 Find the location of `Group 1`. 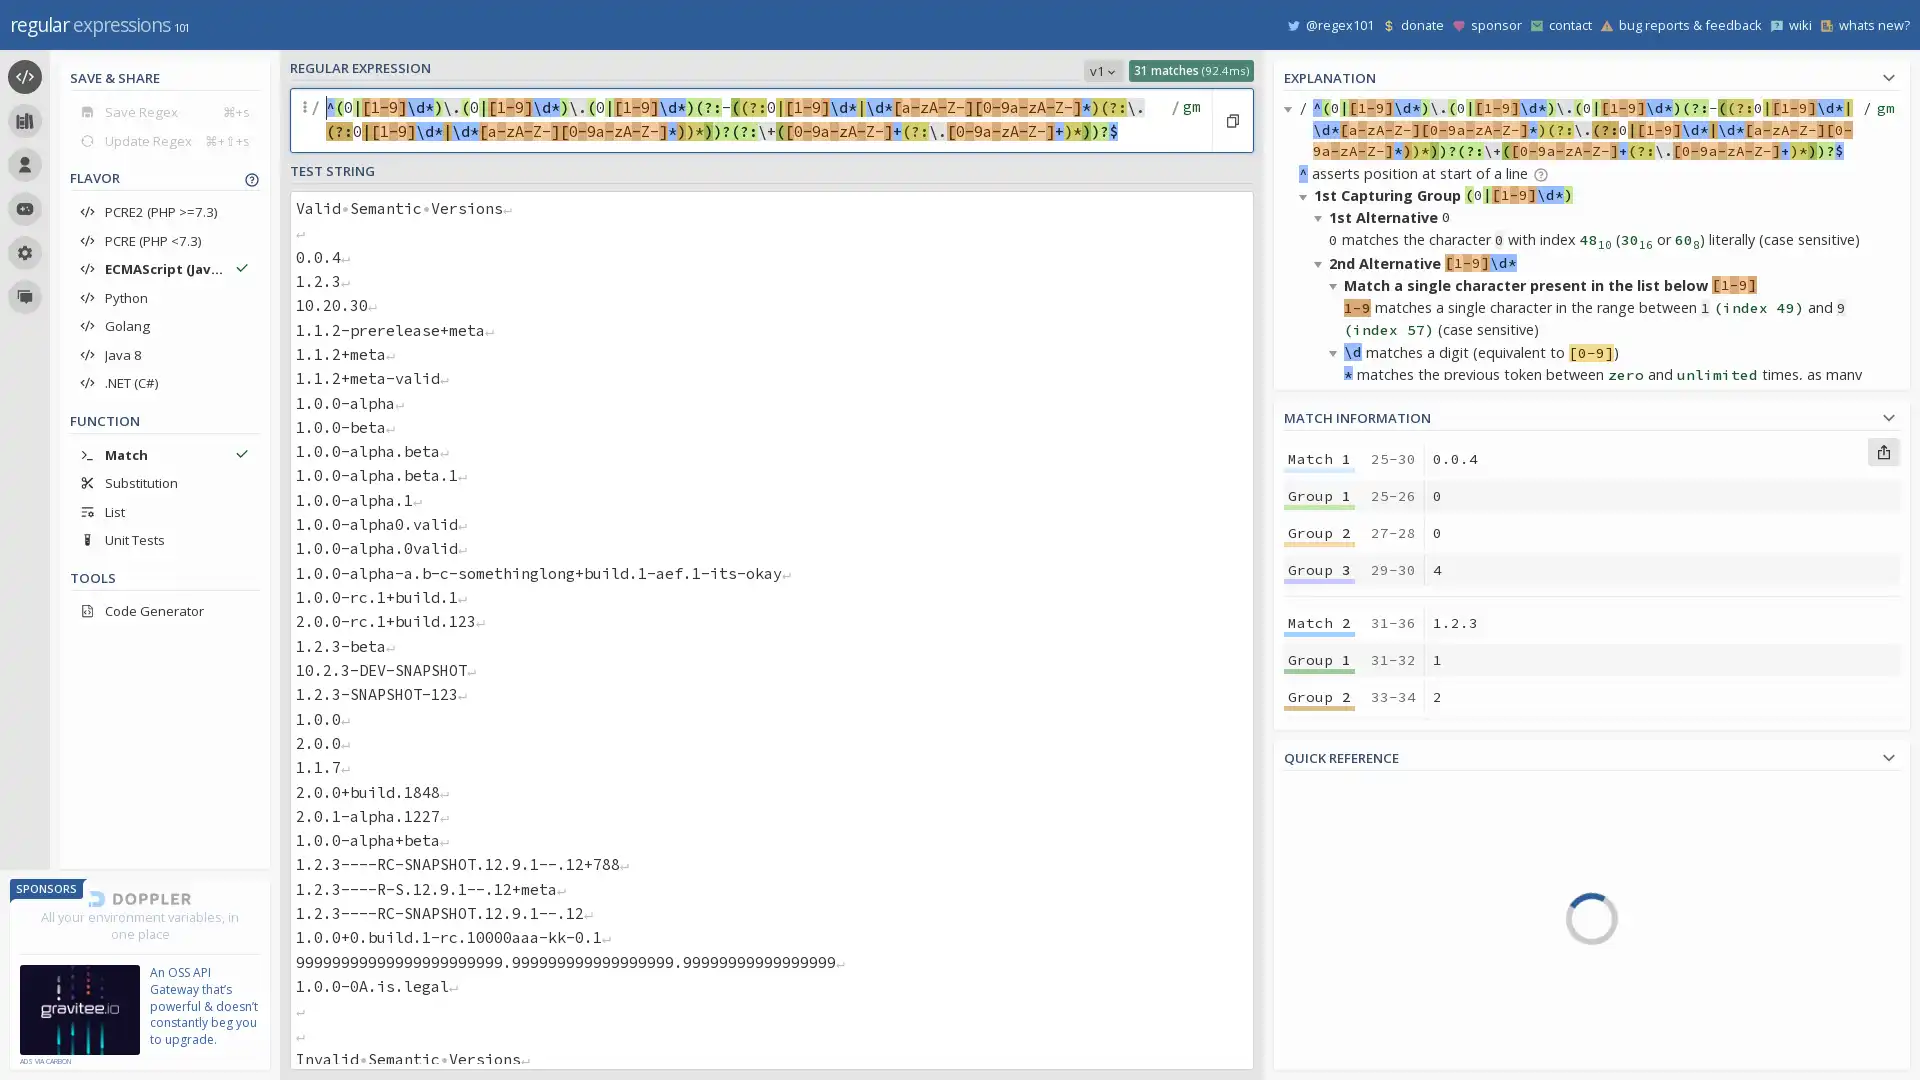

Group 1 is located at coordinates (1319, 659).